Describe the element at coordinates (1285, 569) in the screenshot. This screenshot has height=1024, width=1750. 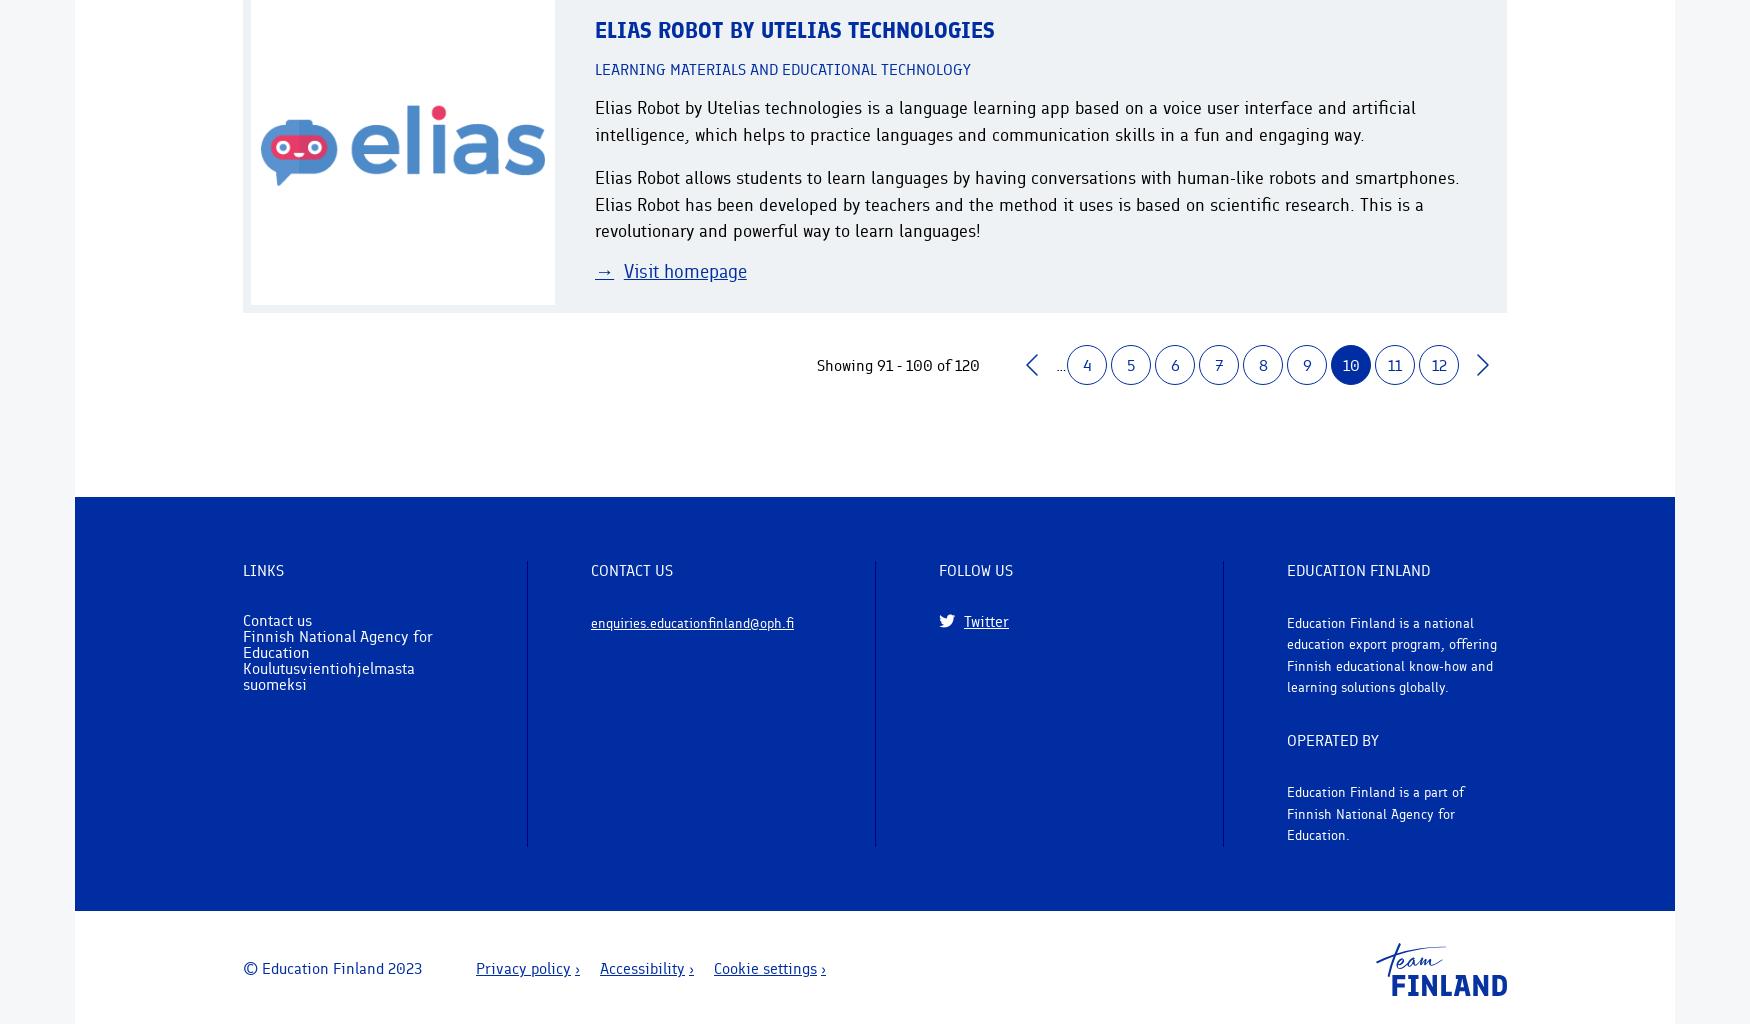
I see `'Education Finland'` at that location.